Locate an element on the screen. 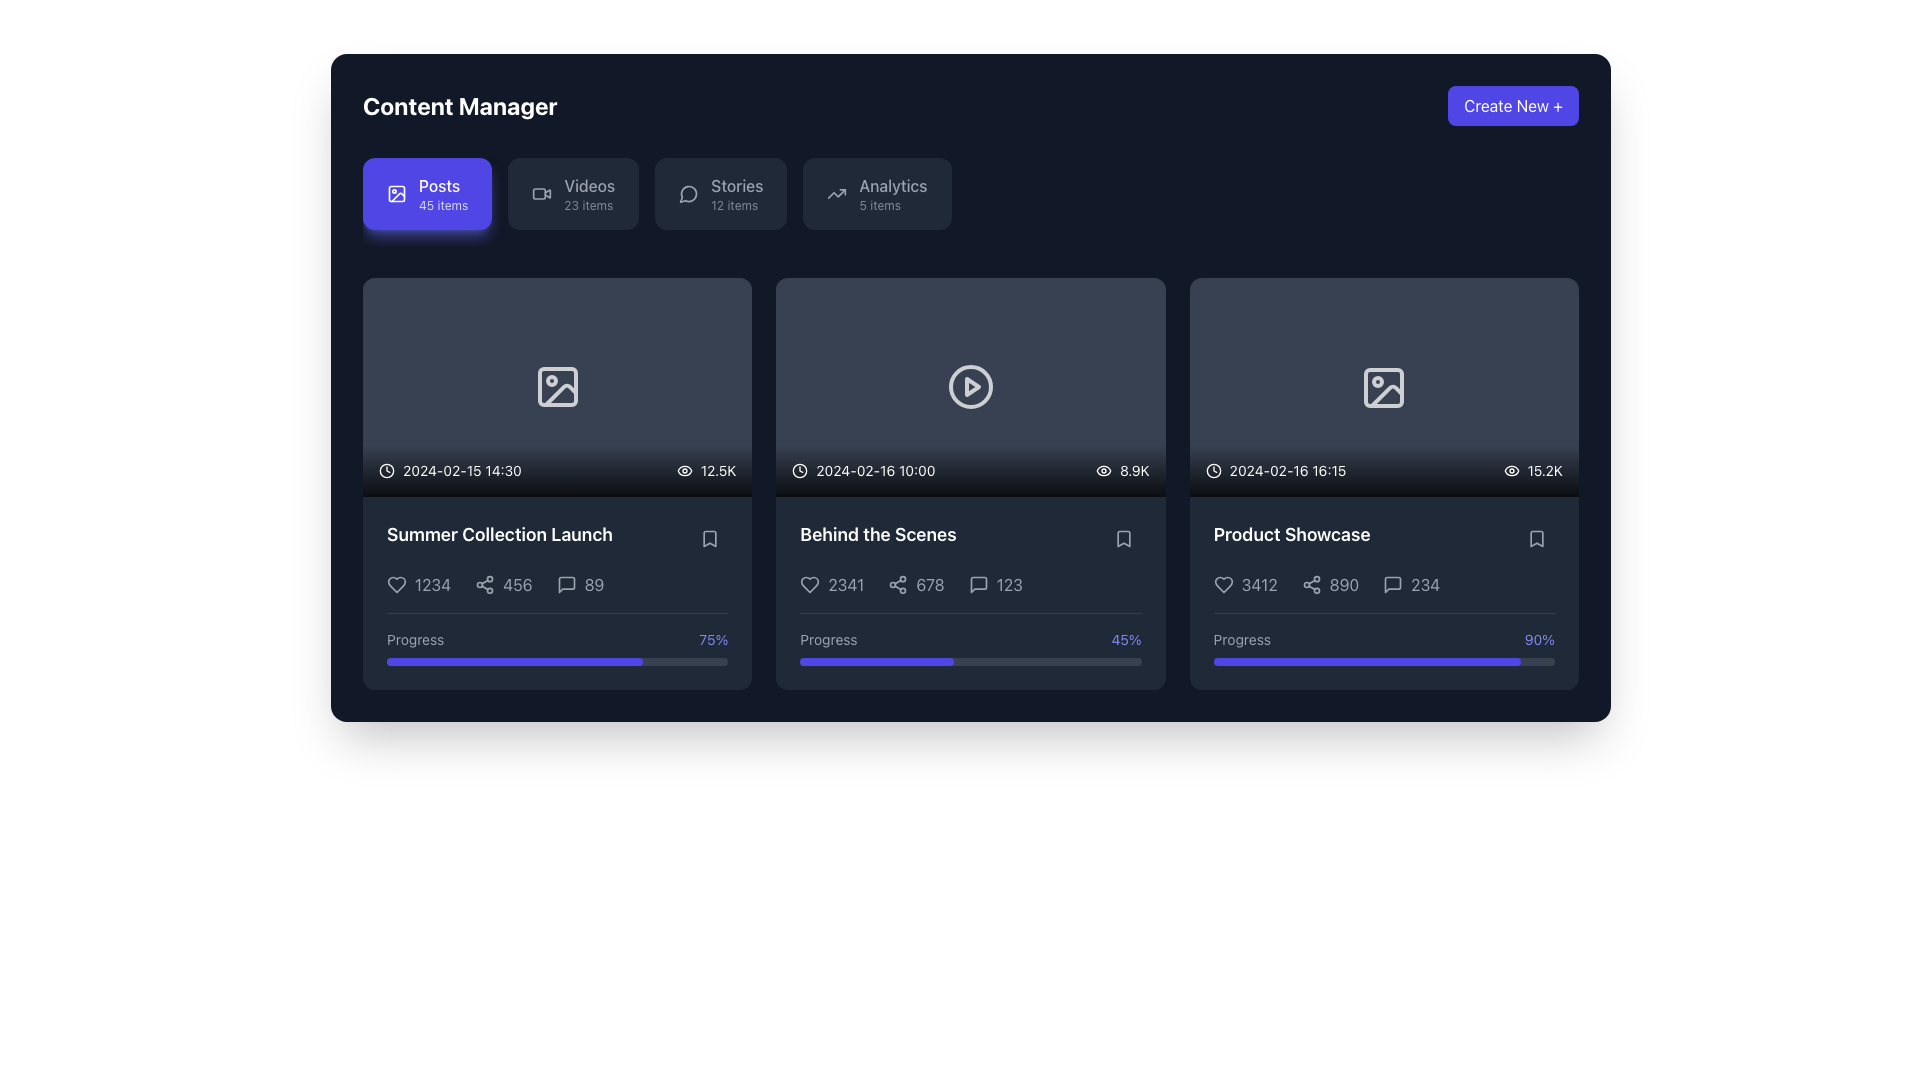 The height and width of the screenshot is (1080, 1920). the Text label positioned beneath the image placeholder in the first card of the horizontally aligned card list, which serves as a title for the card is located at coordinates (499, 534).